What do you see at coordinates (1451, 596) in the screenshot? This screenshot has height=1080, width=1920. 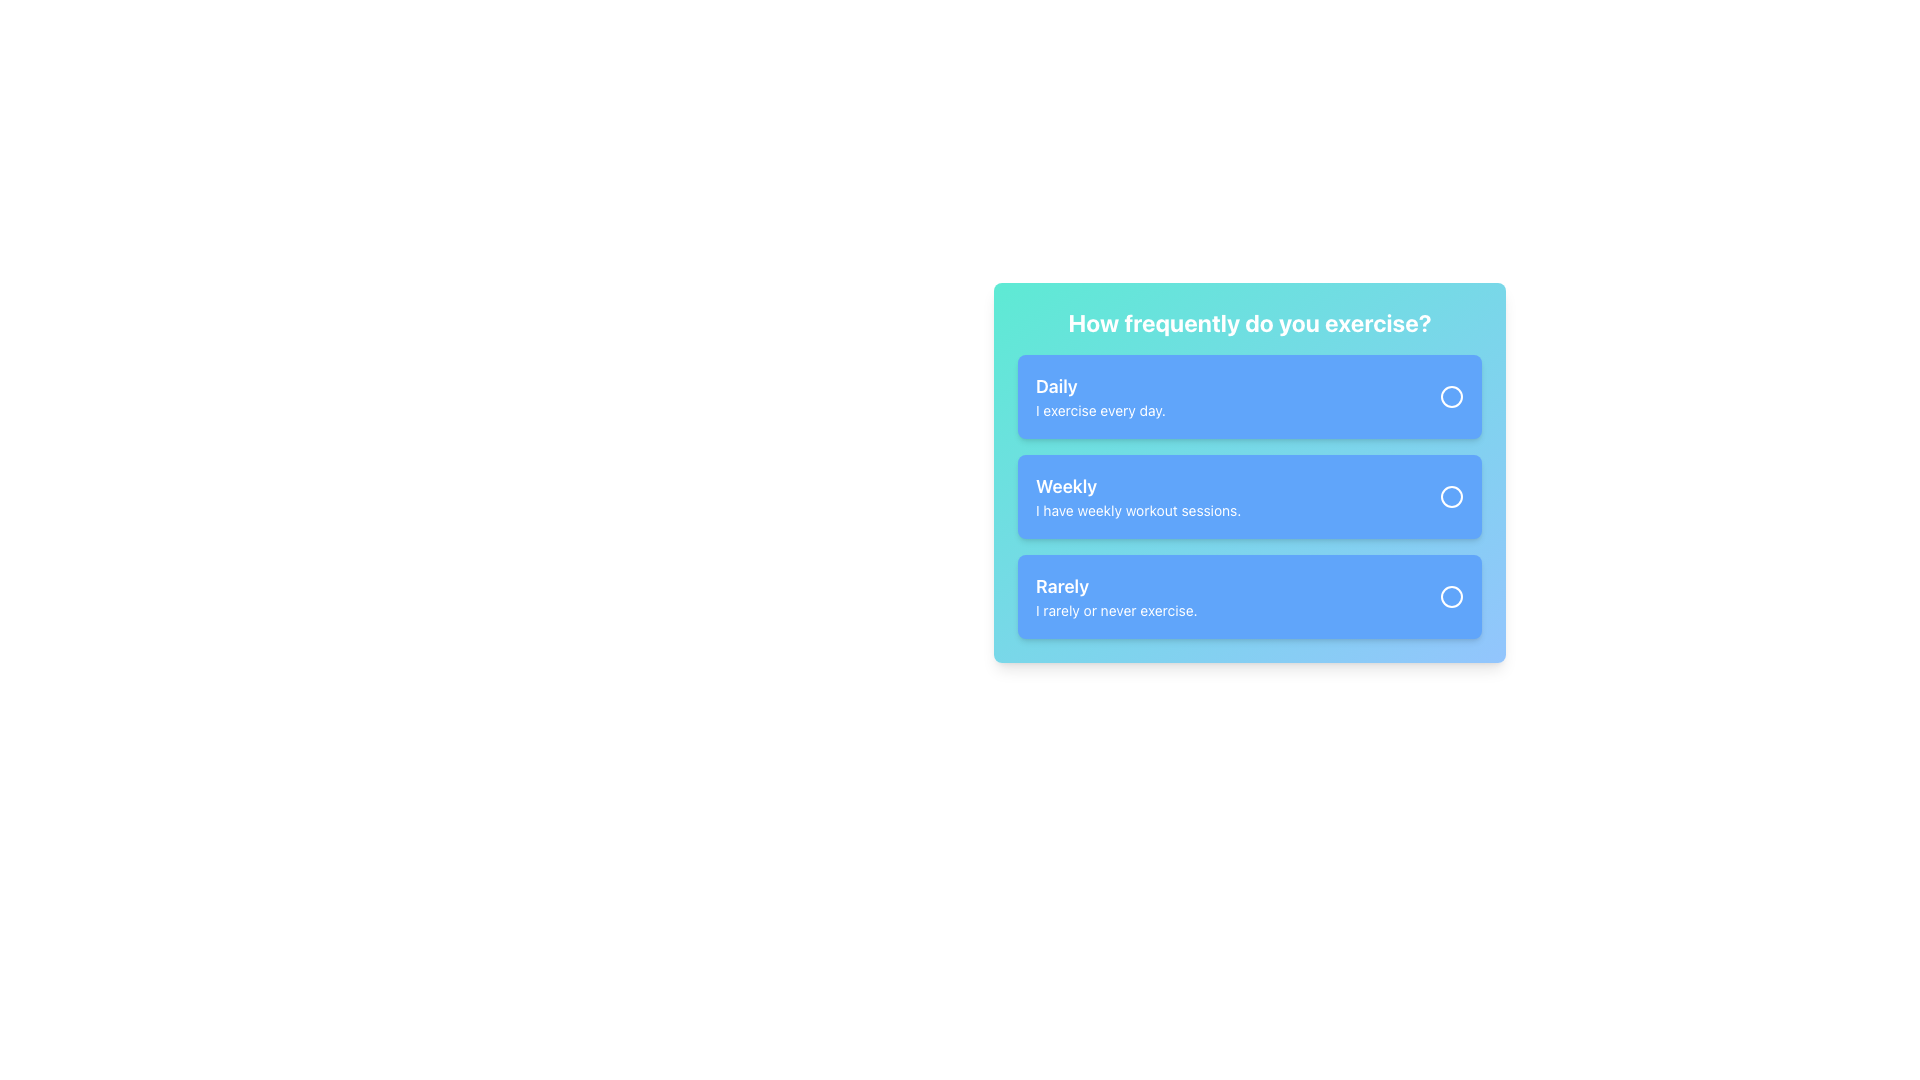 I see `the radio button representing the 'Rarely' option in the questionnaire` at bounding box center [1451, 596].